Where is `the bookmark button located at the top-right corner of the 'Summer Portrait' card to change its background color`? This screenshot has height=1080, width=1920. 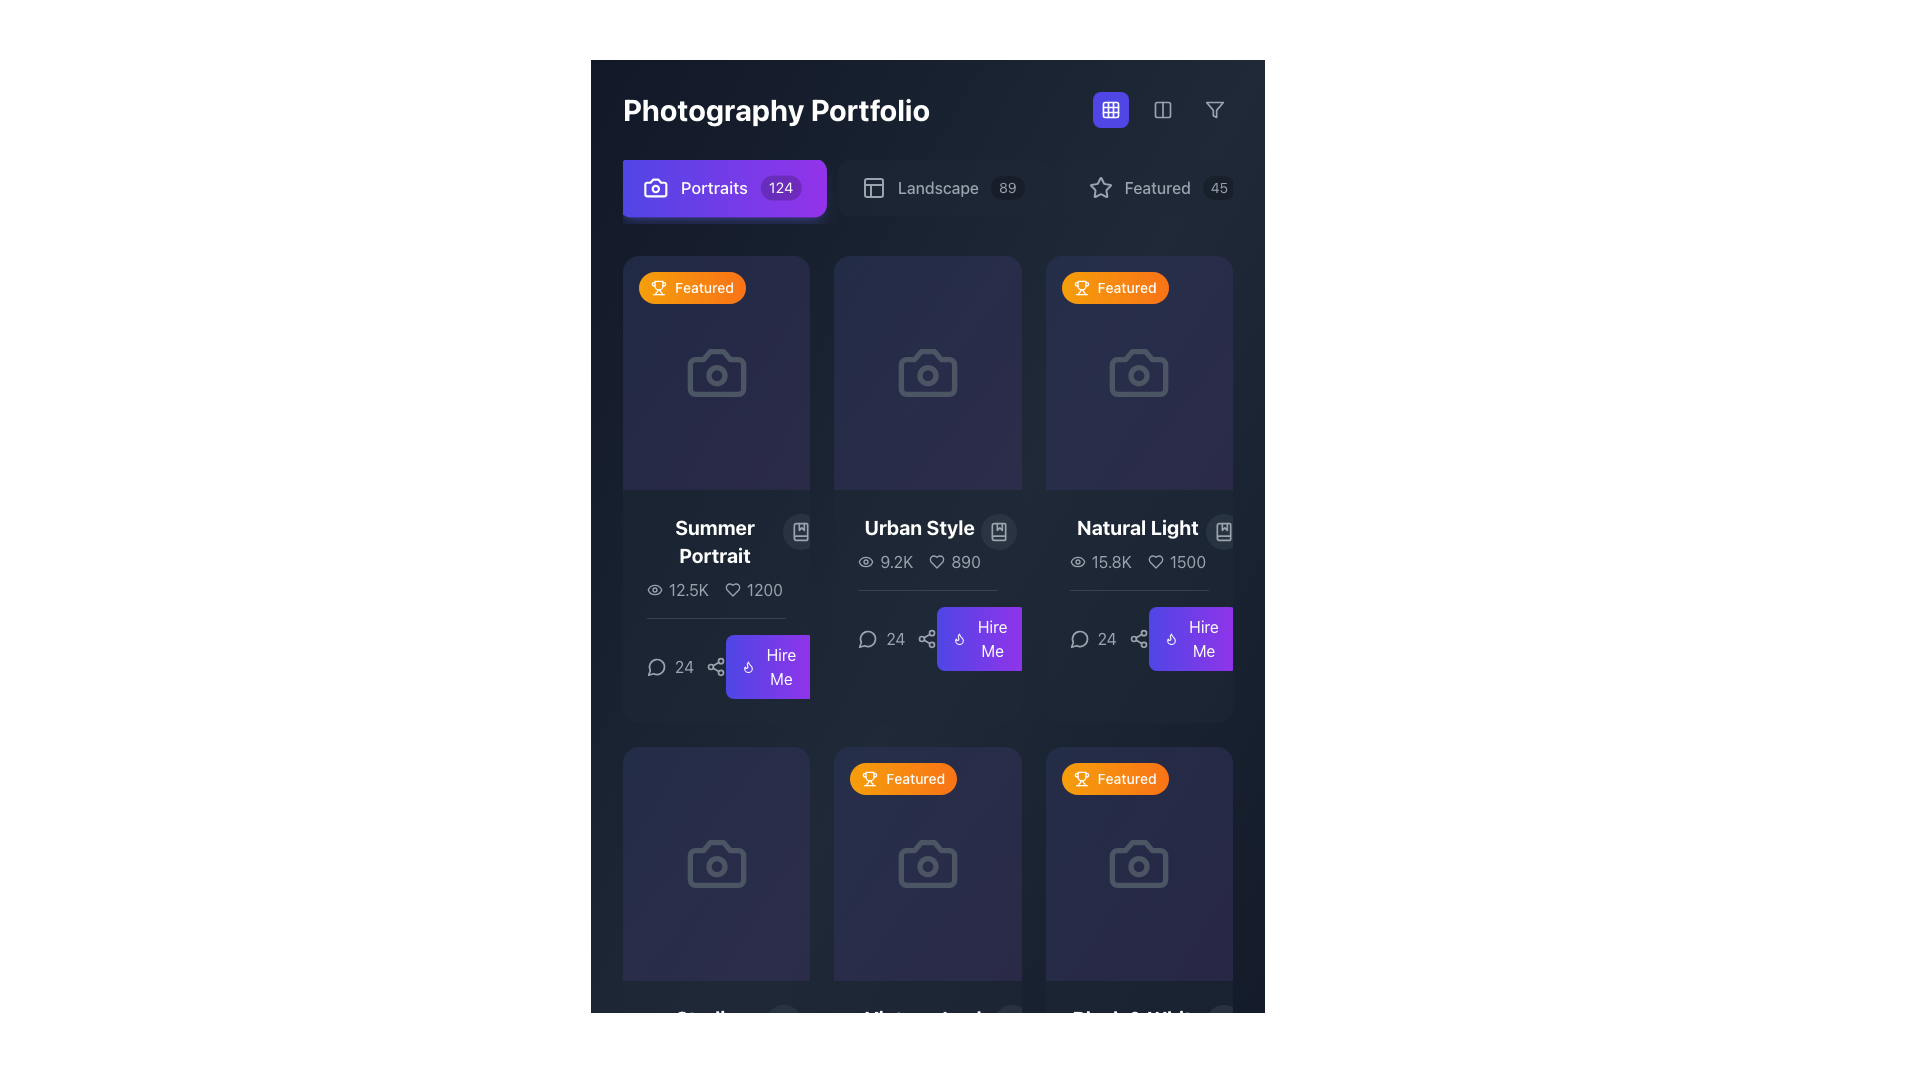 the bookmark button located at the top-right corner of the 'Summer Portrait' card to change its background color is located at coordinates (801, 531).